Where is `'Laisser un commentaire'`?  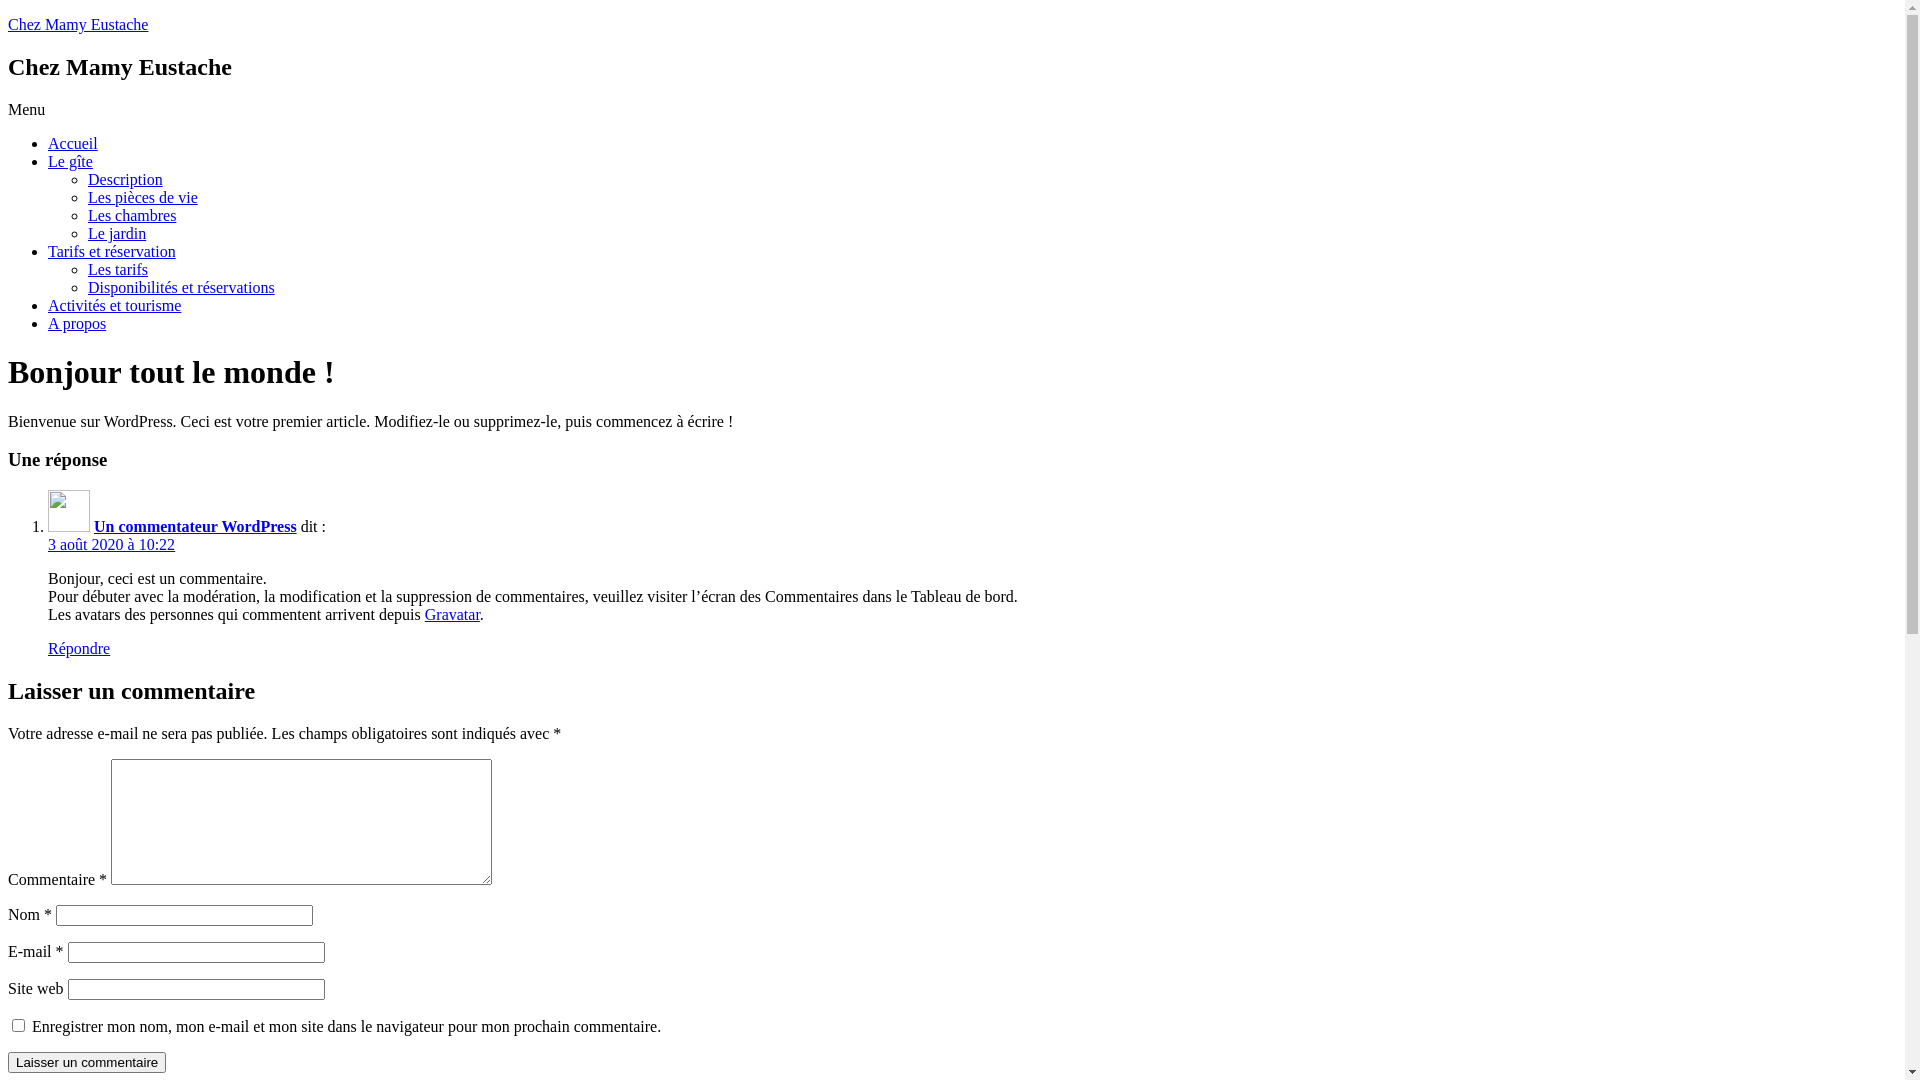 'Laisser un commentaire' is located at coordinates (85, 1061).